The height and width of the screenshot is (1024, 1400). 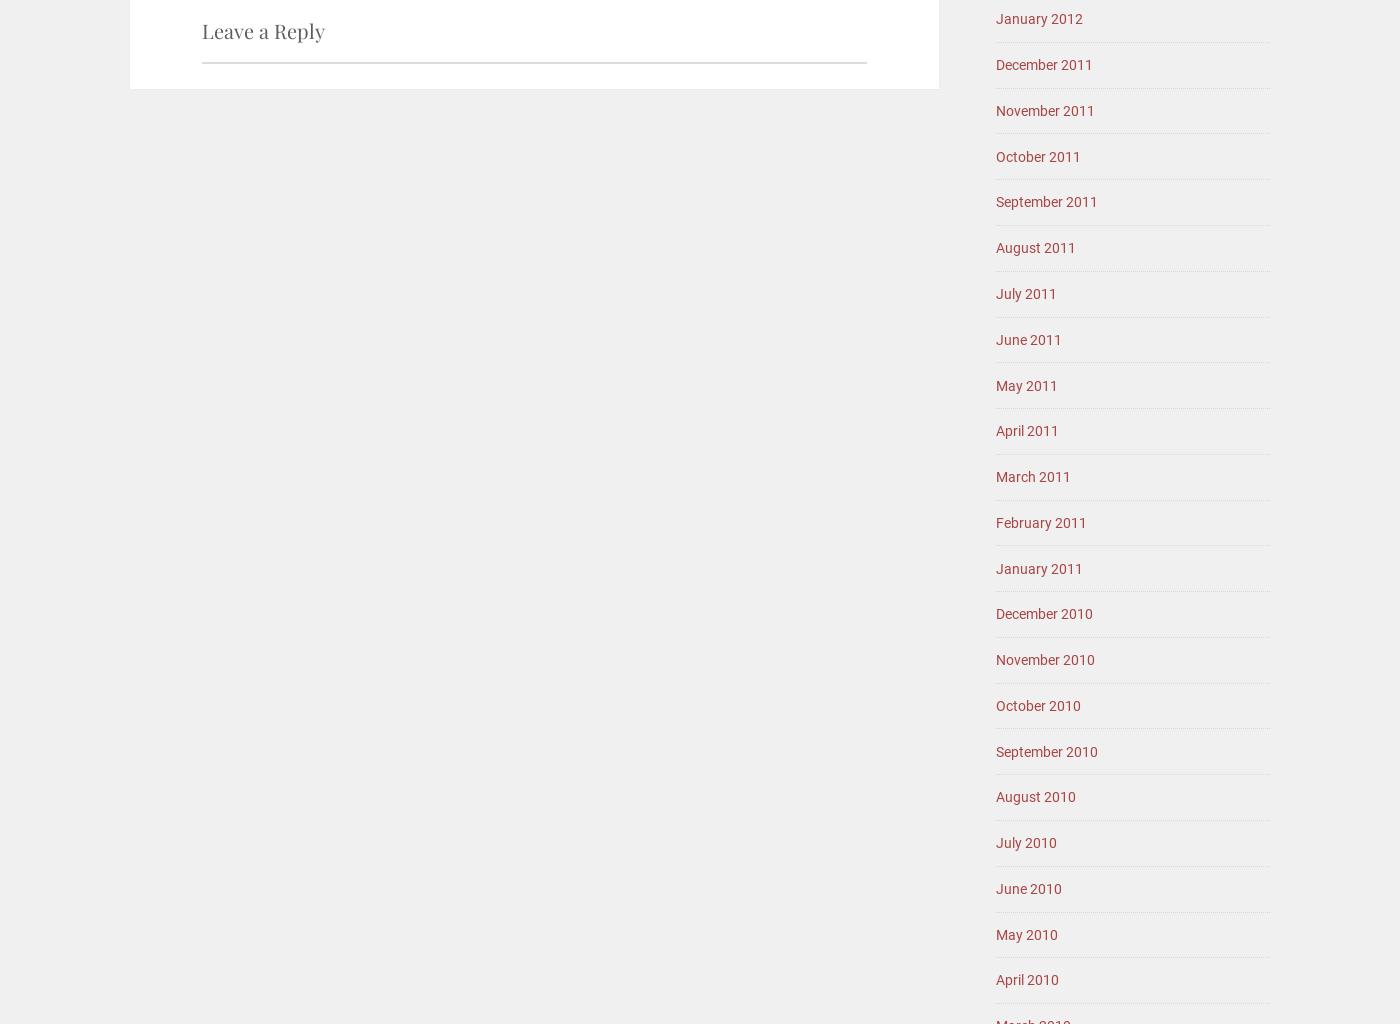 I want to click on 'July 2011', so click(x=995, y=292).